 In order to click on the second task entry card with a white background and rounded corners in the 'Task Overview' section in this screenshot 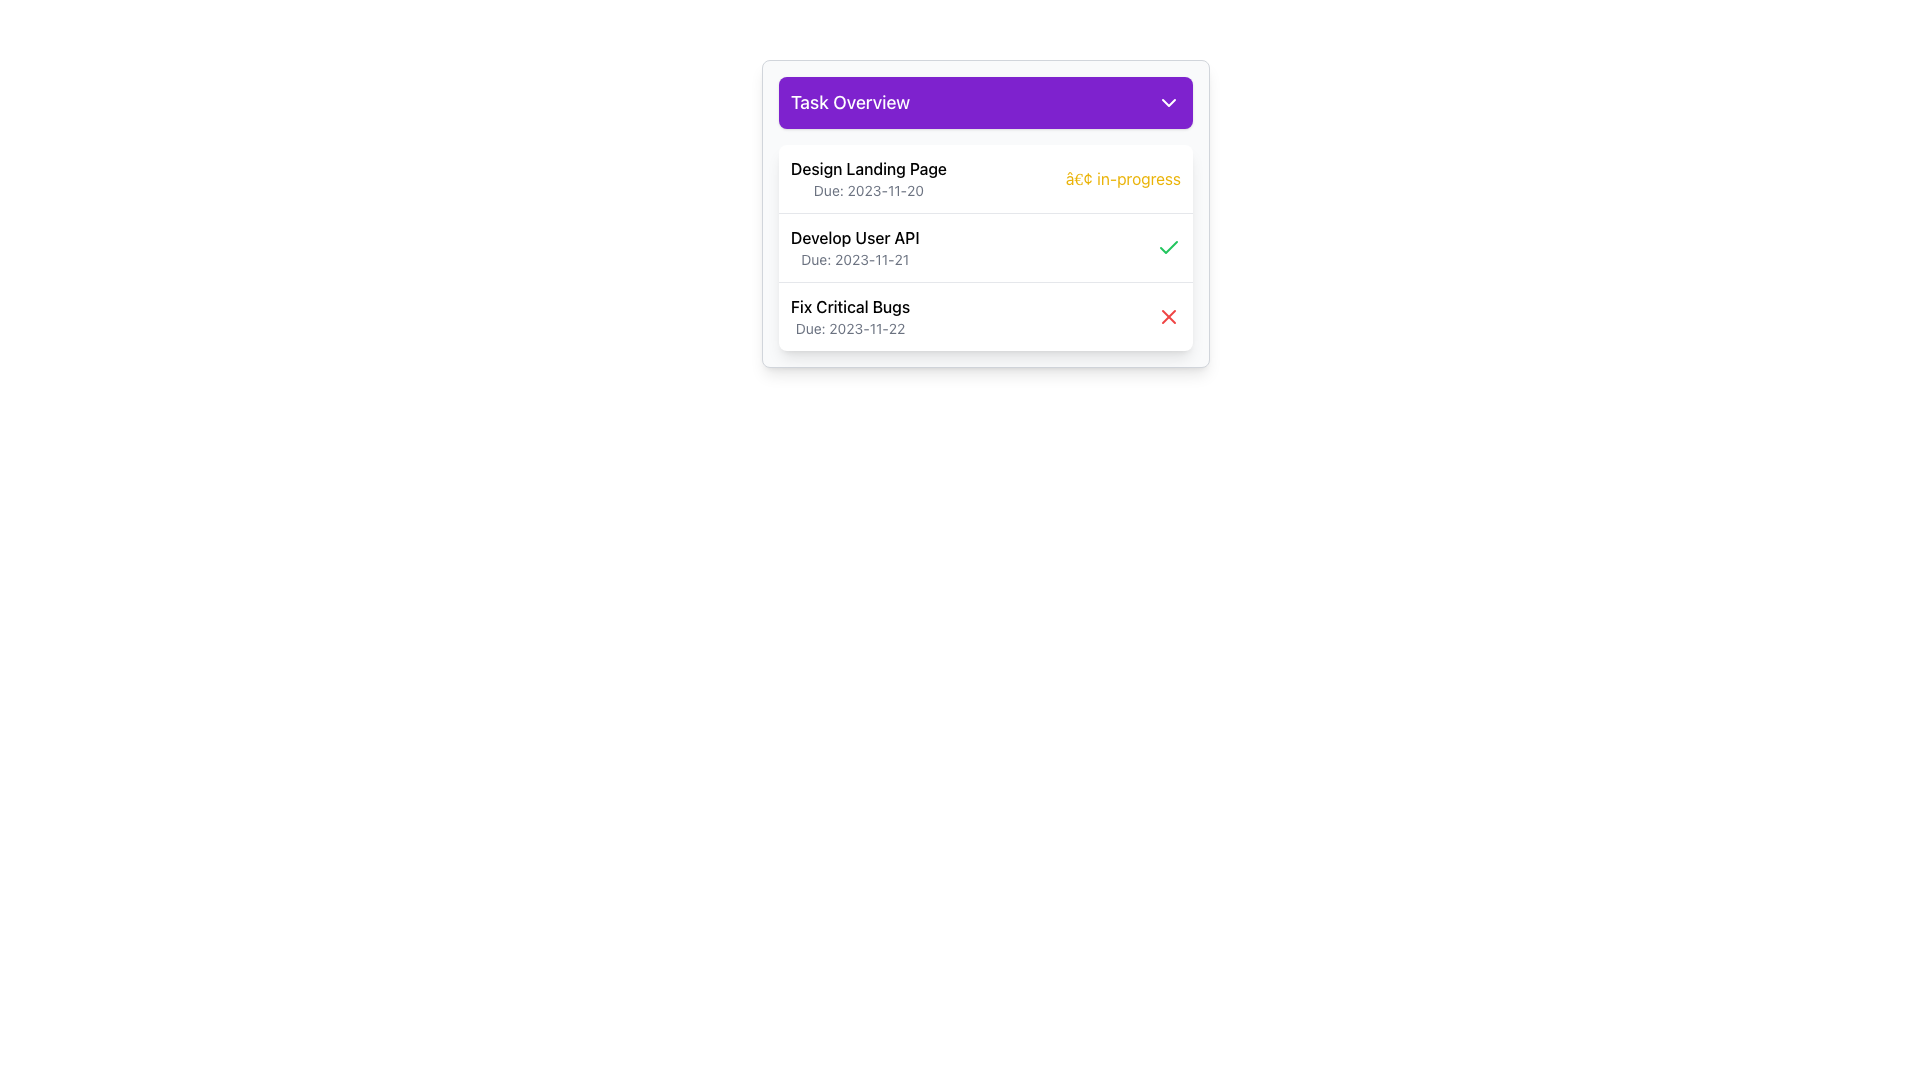, I will do `click(985, 246)`.